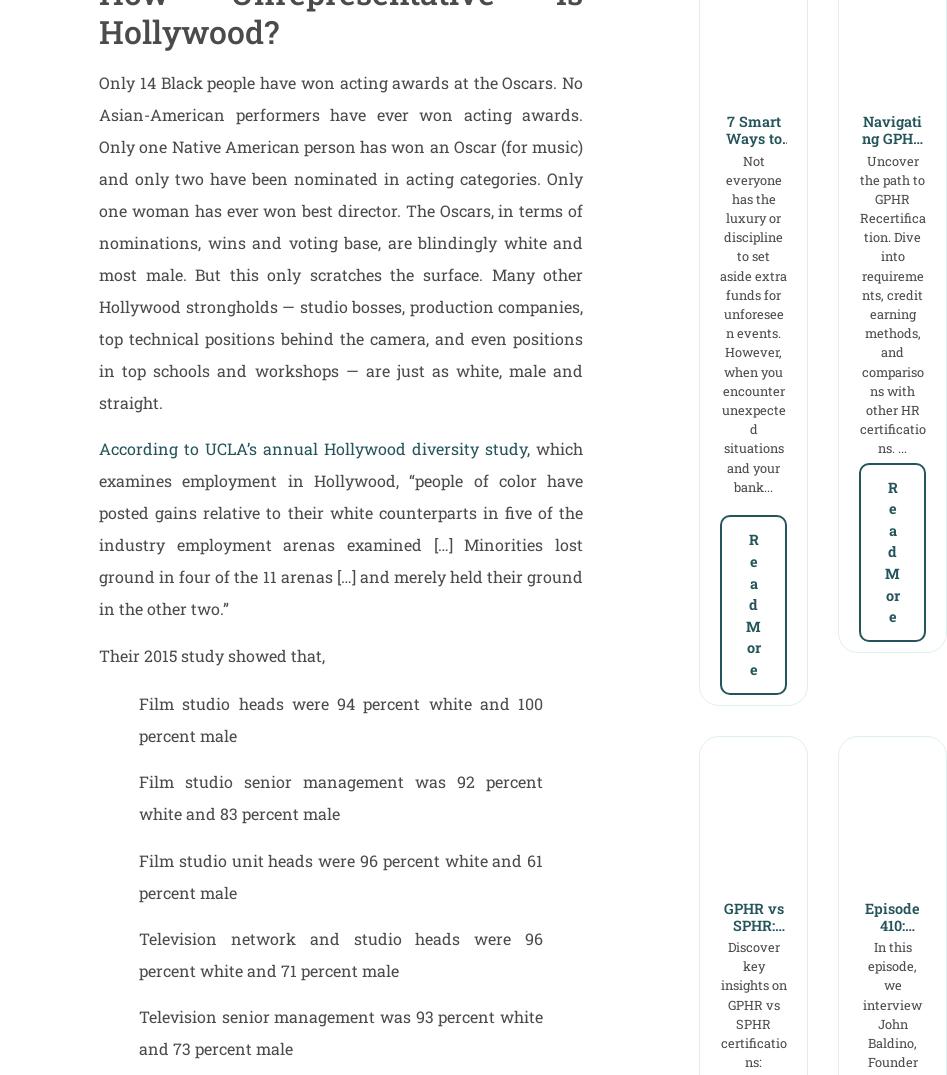 The height and width of the screenshot is (1075, 947). What do you see at coordinates (340, 796) in the screenshot?
I see `'Film studio senior management was 92 percent white and 83 percent male'` at bounding box center [340, 796].